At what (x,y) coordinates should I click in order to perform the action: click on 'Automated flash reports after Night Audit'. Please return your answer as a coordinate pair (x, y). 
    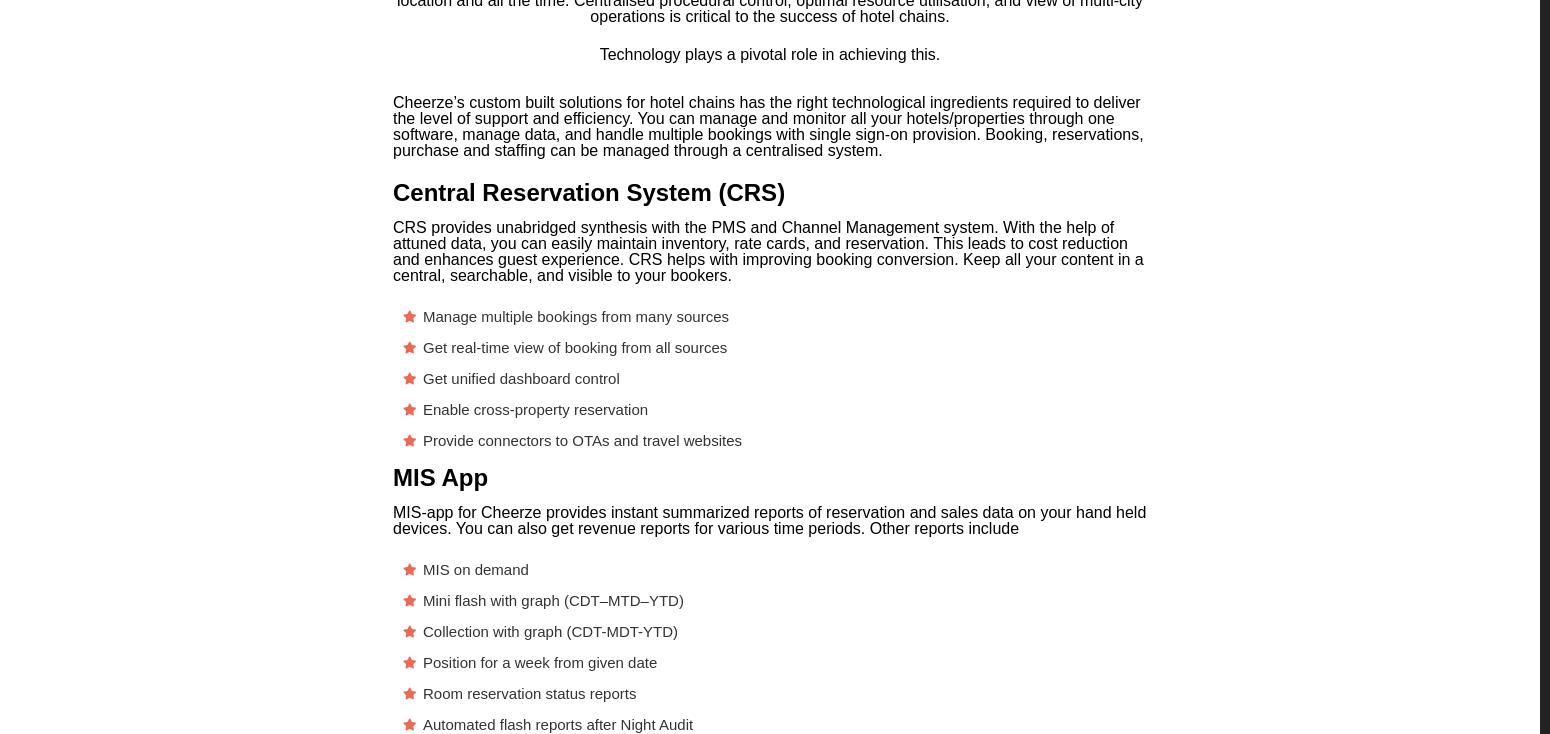
    Looking at the image, I should click on (422, 724).